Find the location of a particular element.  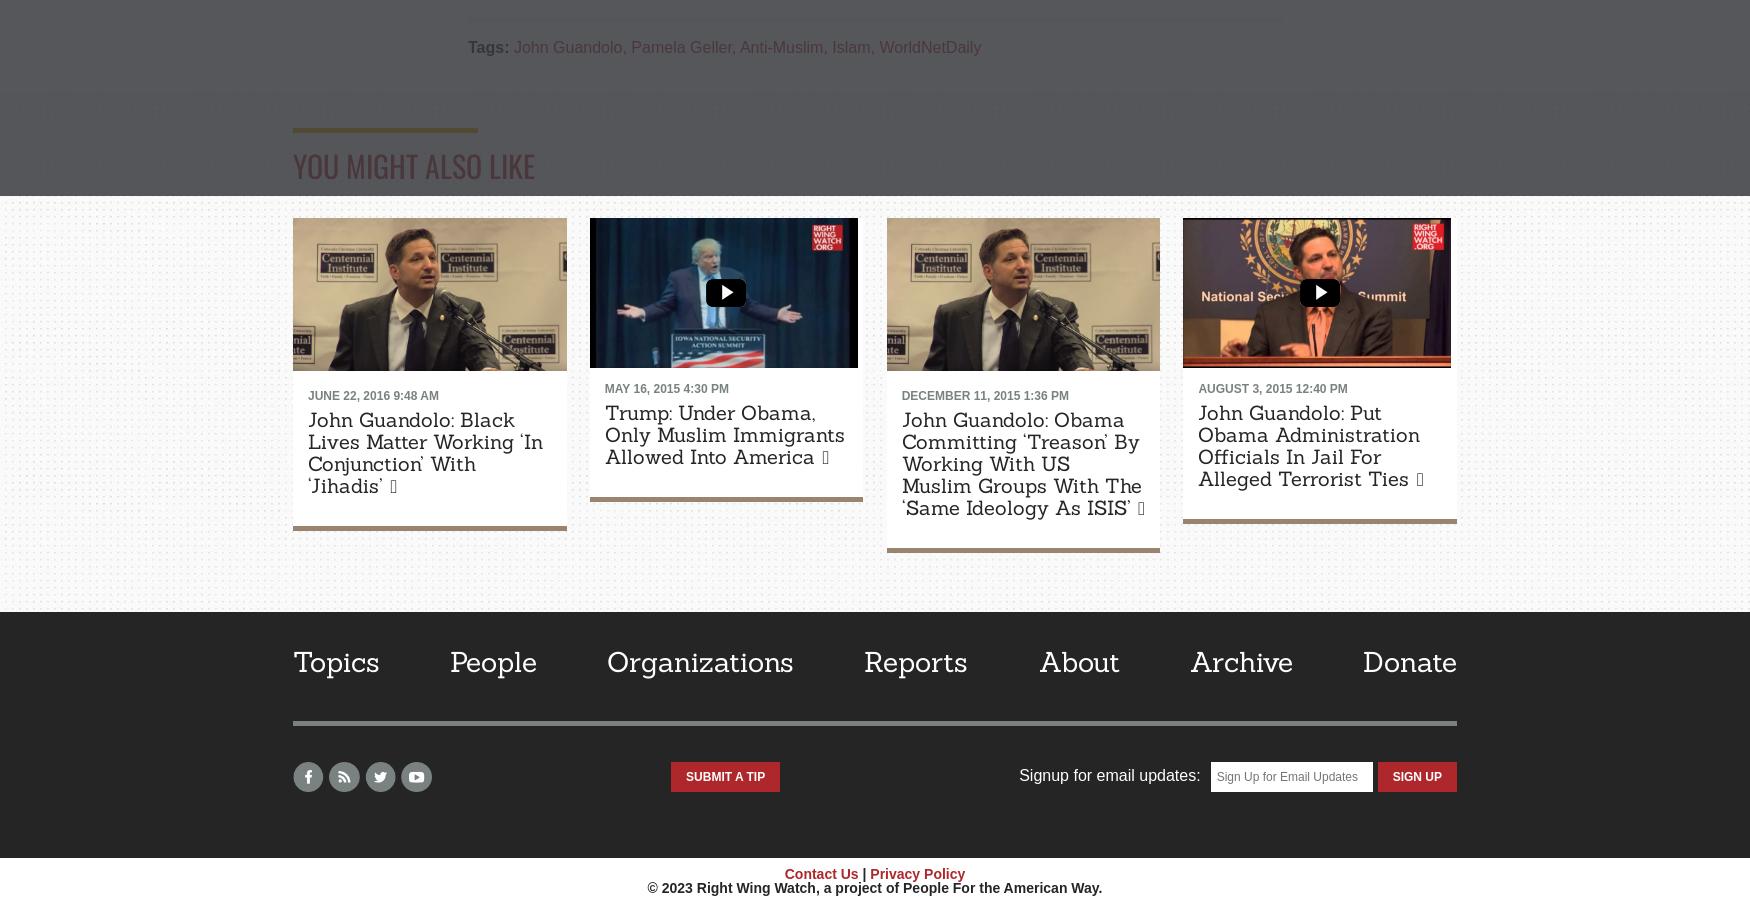

'Signup for email updates:' is located at coordinates (1109, 773).